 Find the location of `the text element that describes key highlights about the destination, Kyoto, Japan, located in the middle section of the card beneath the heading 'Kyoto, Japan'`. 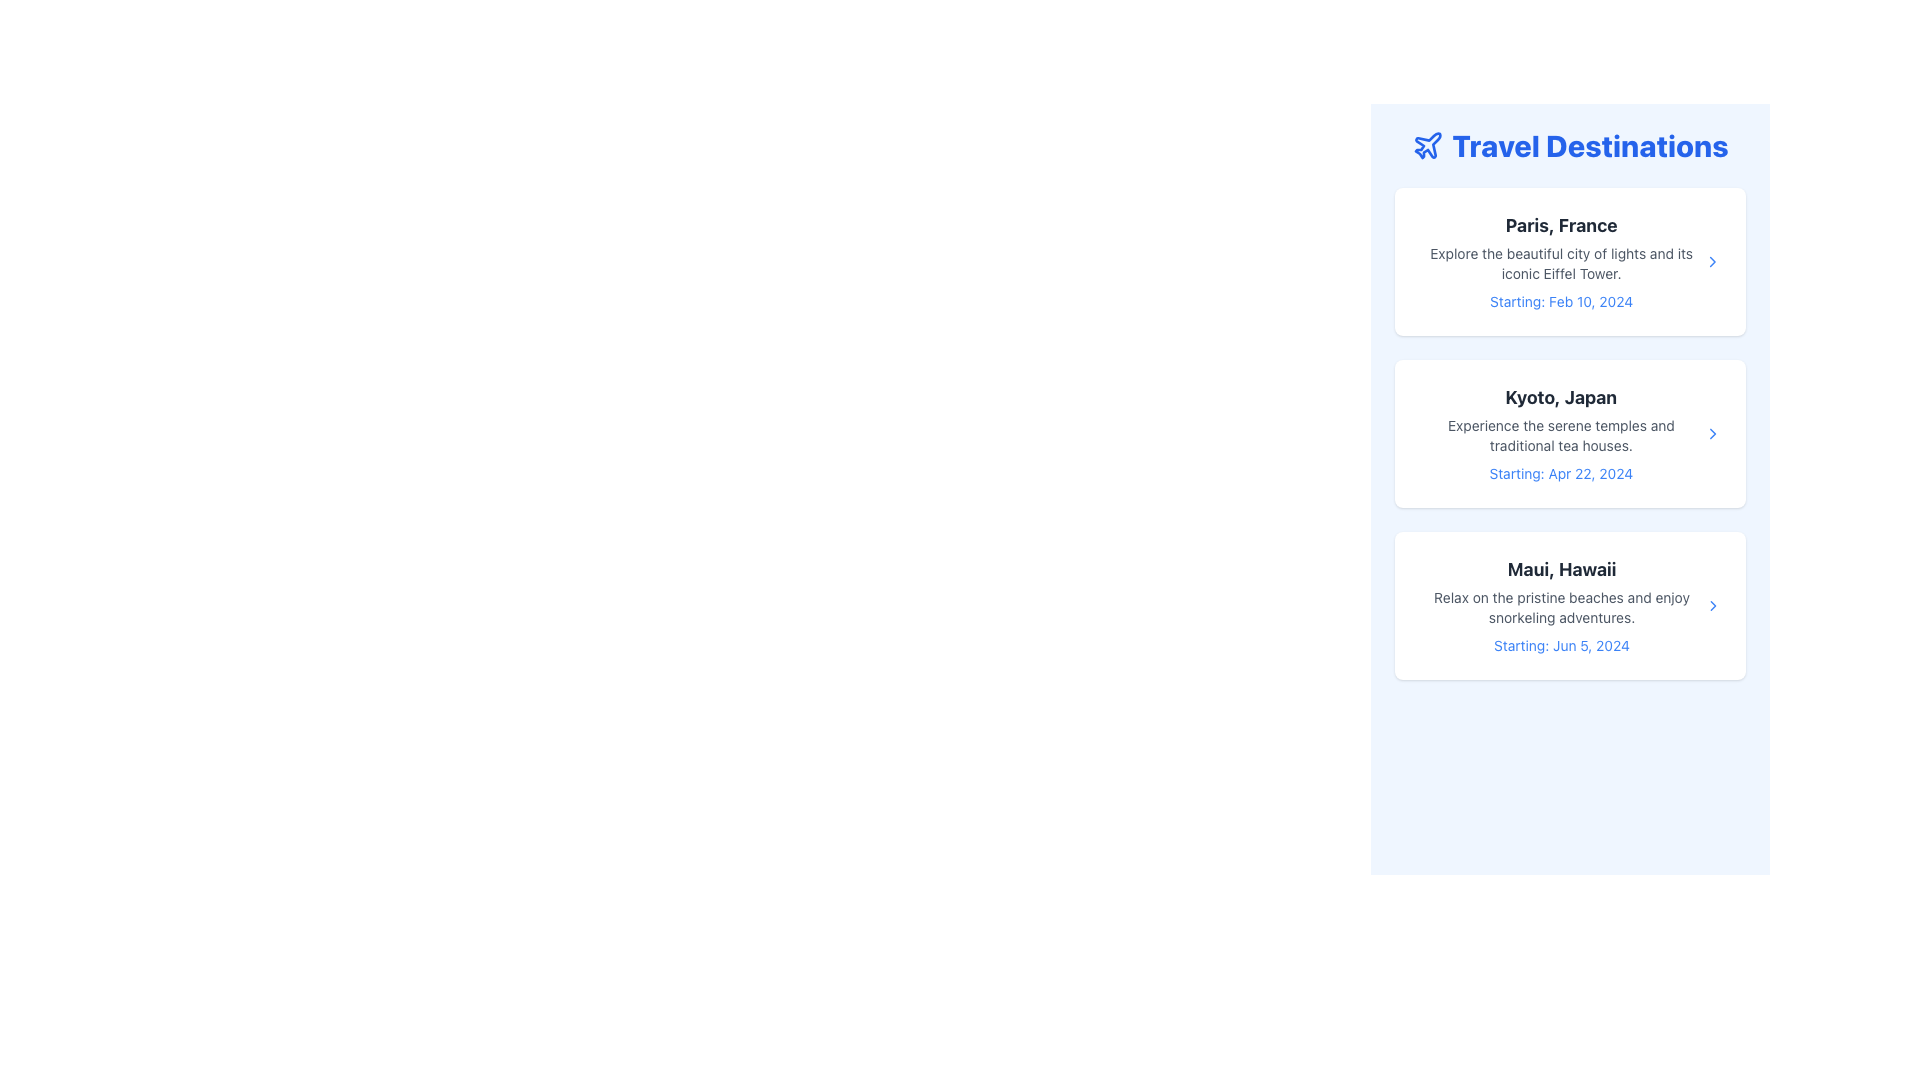

the text element that describes key highlights about the destination, Kyoto, Japan, located in the middle section of the card beneath the heading 'Kyoto, Japan' is located at coordinates (1560, 434).